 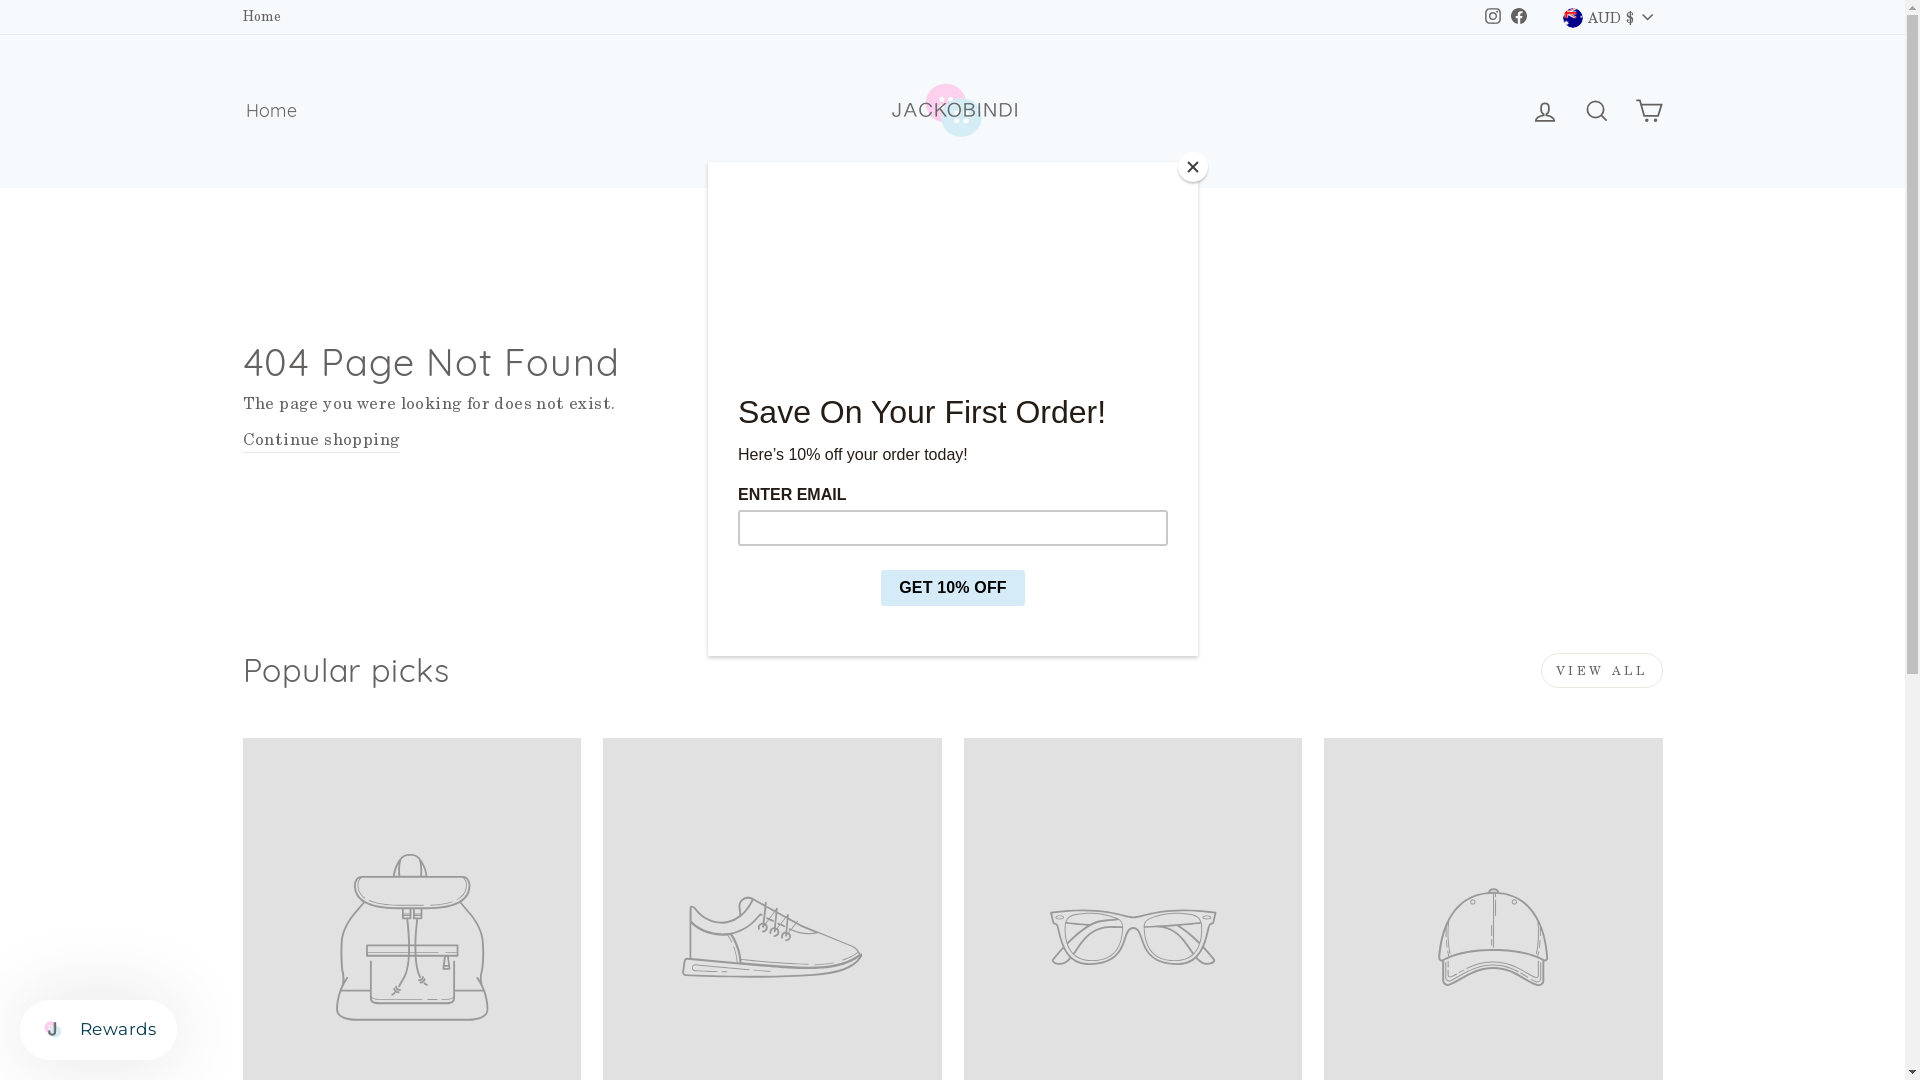 What do you see at coordinates (1607, 16) in the screenshot?
I see `'AUD $'` at bounding box center [1607, 16].